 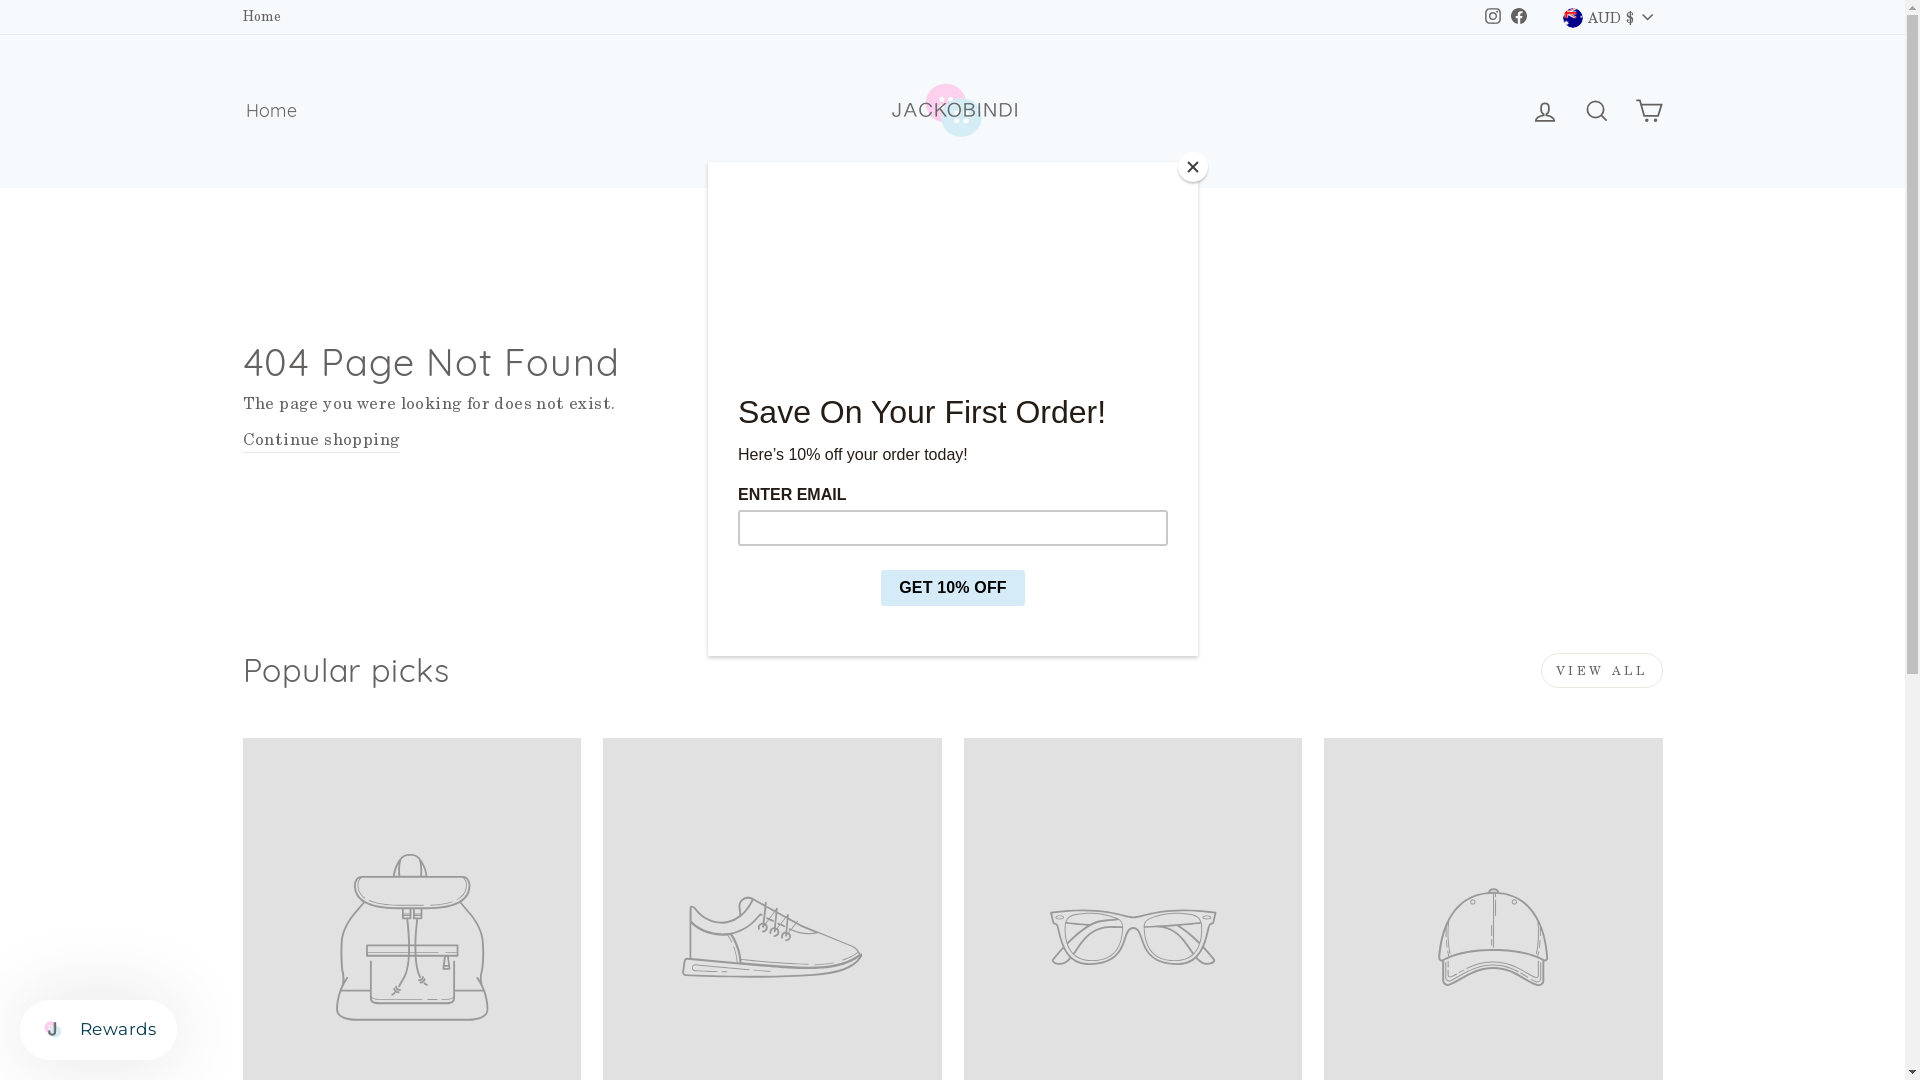 What do you see at coordinates (1607, 16) in the screenshot?
I see `'AUD $'` at bounding box center [1607, 16].